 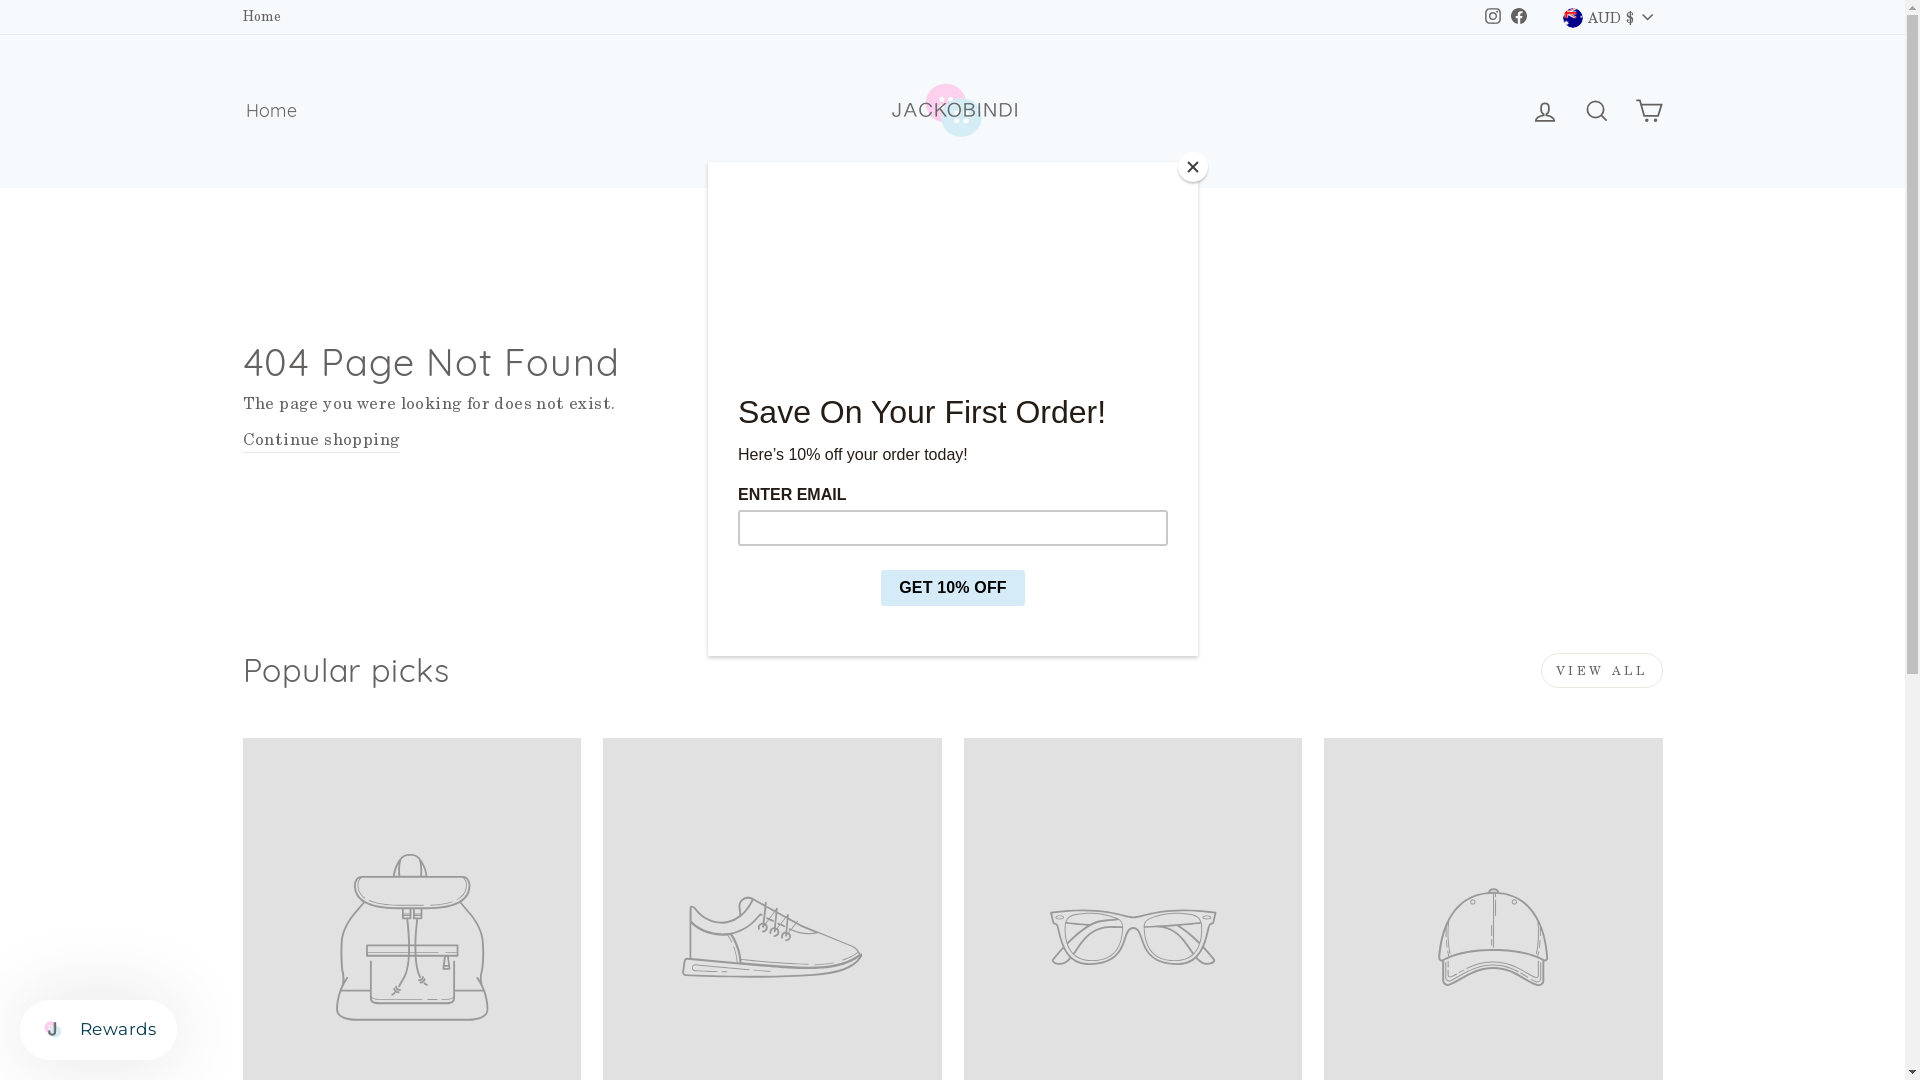 What do you see at coordinates (1607, 16) in the screenshot?
I see `'AUD $'` at bounding box center [1607, 16].